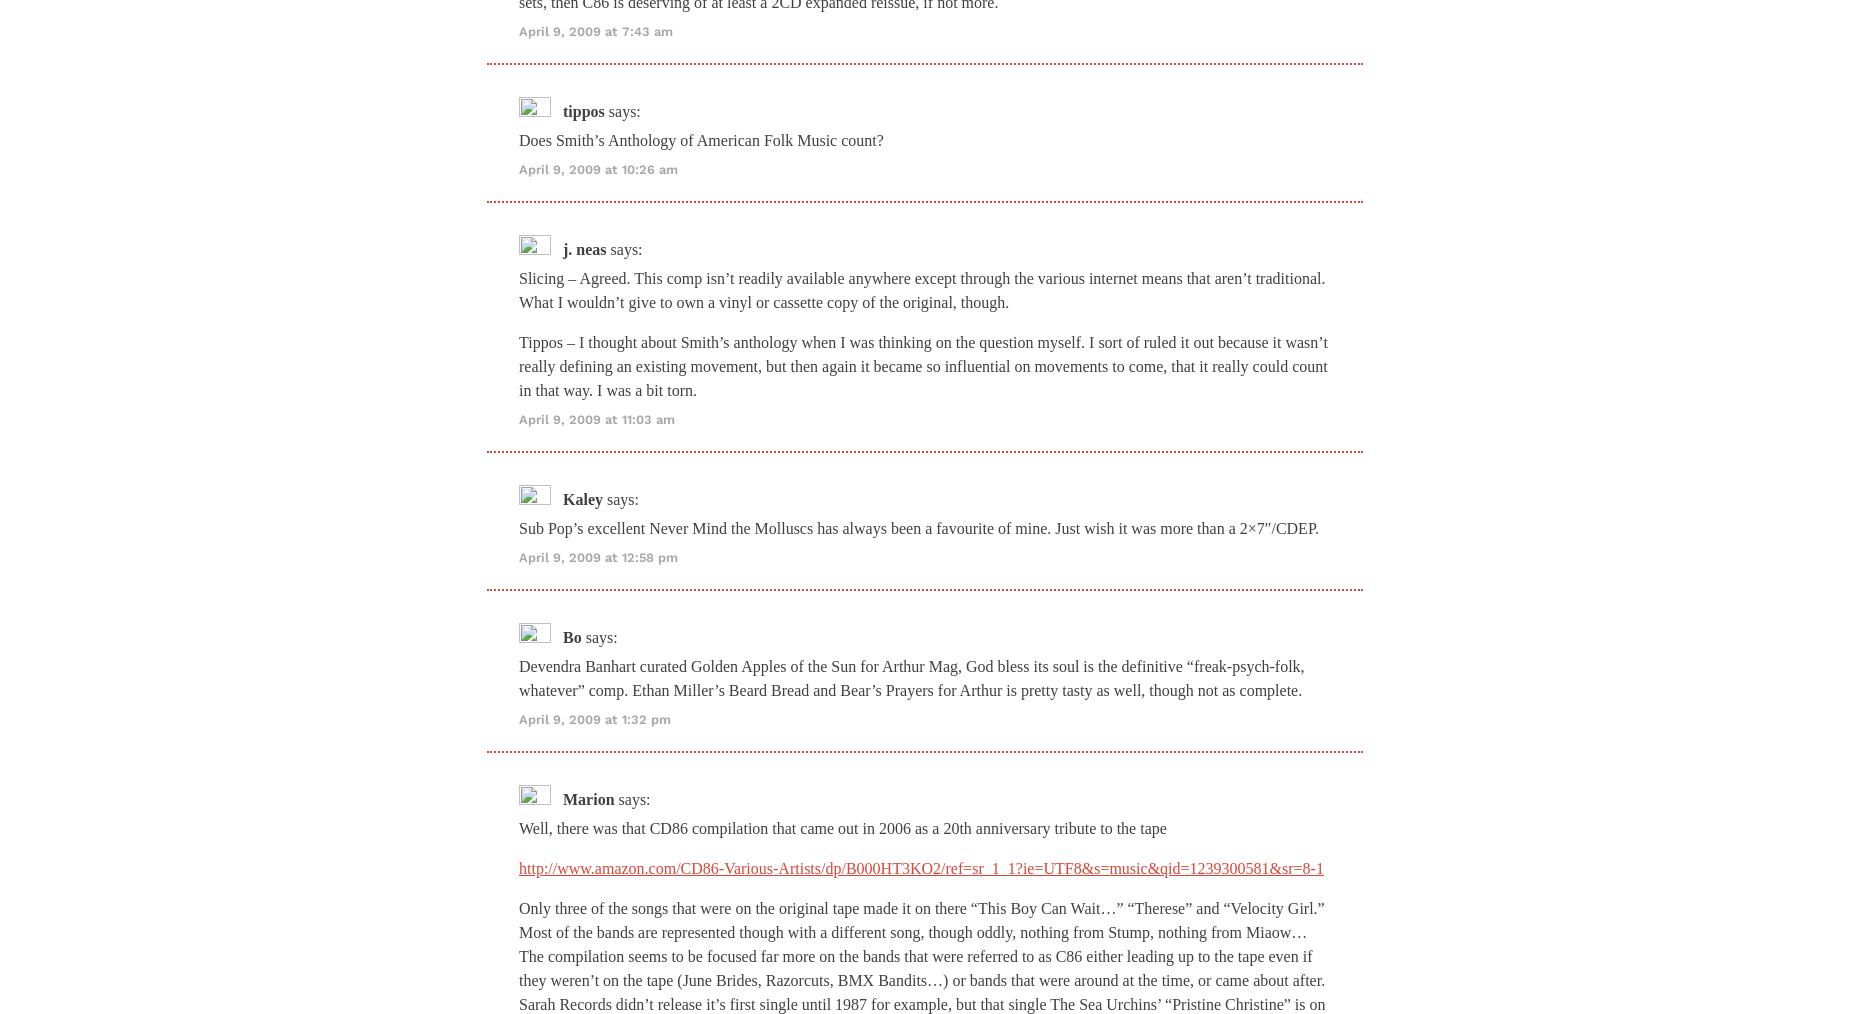 The height and width of the screenshot is (1014, 1850). Describe the element at coordinates (598, 168) in the screenshot. I see `'April 9, 2009 at 10:26 am'` at that location.